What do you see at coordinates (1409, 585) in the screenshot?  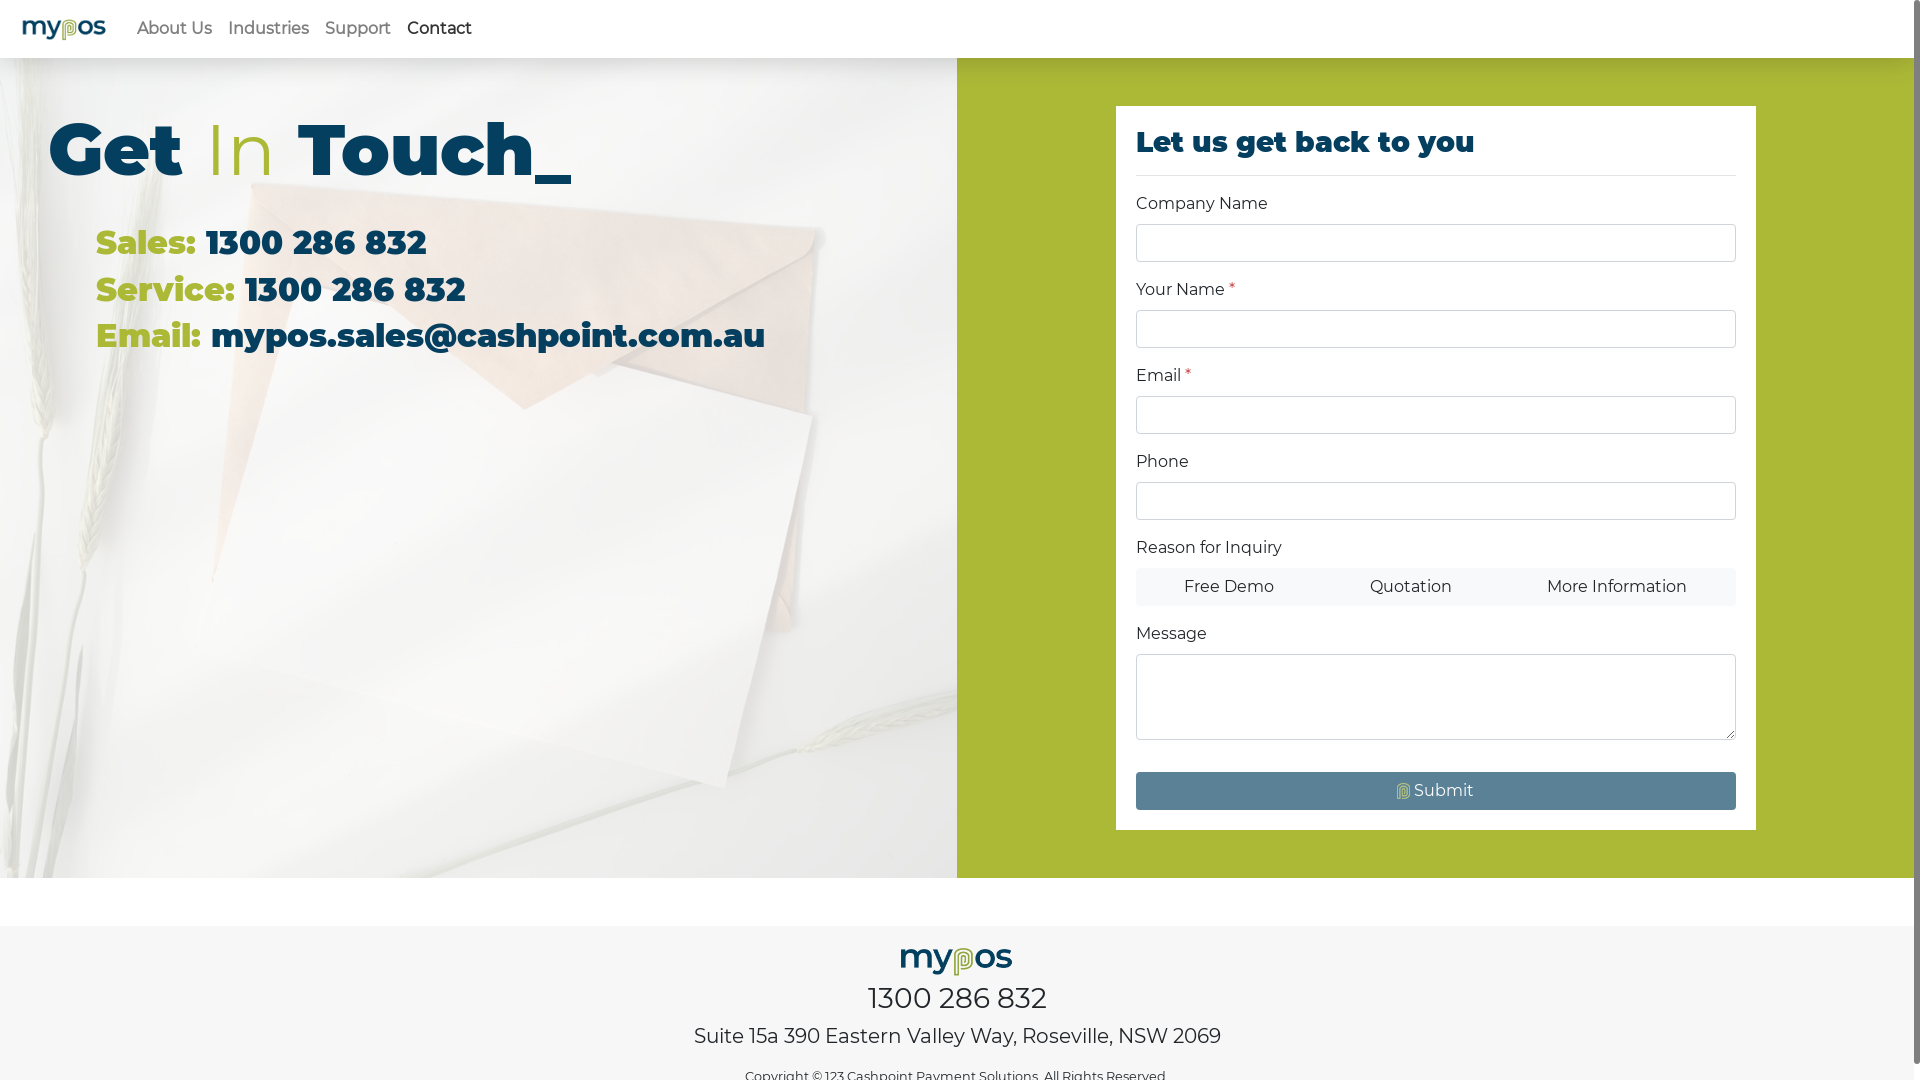 I see `'Quotation'` at bounding box center [1409, 585].